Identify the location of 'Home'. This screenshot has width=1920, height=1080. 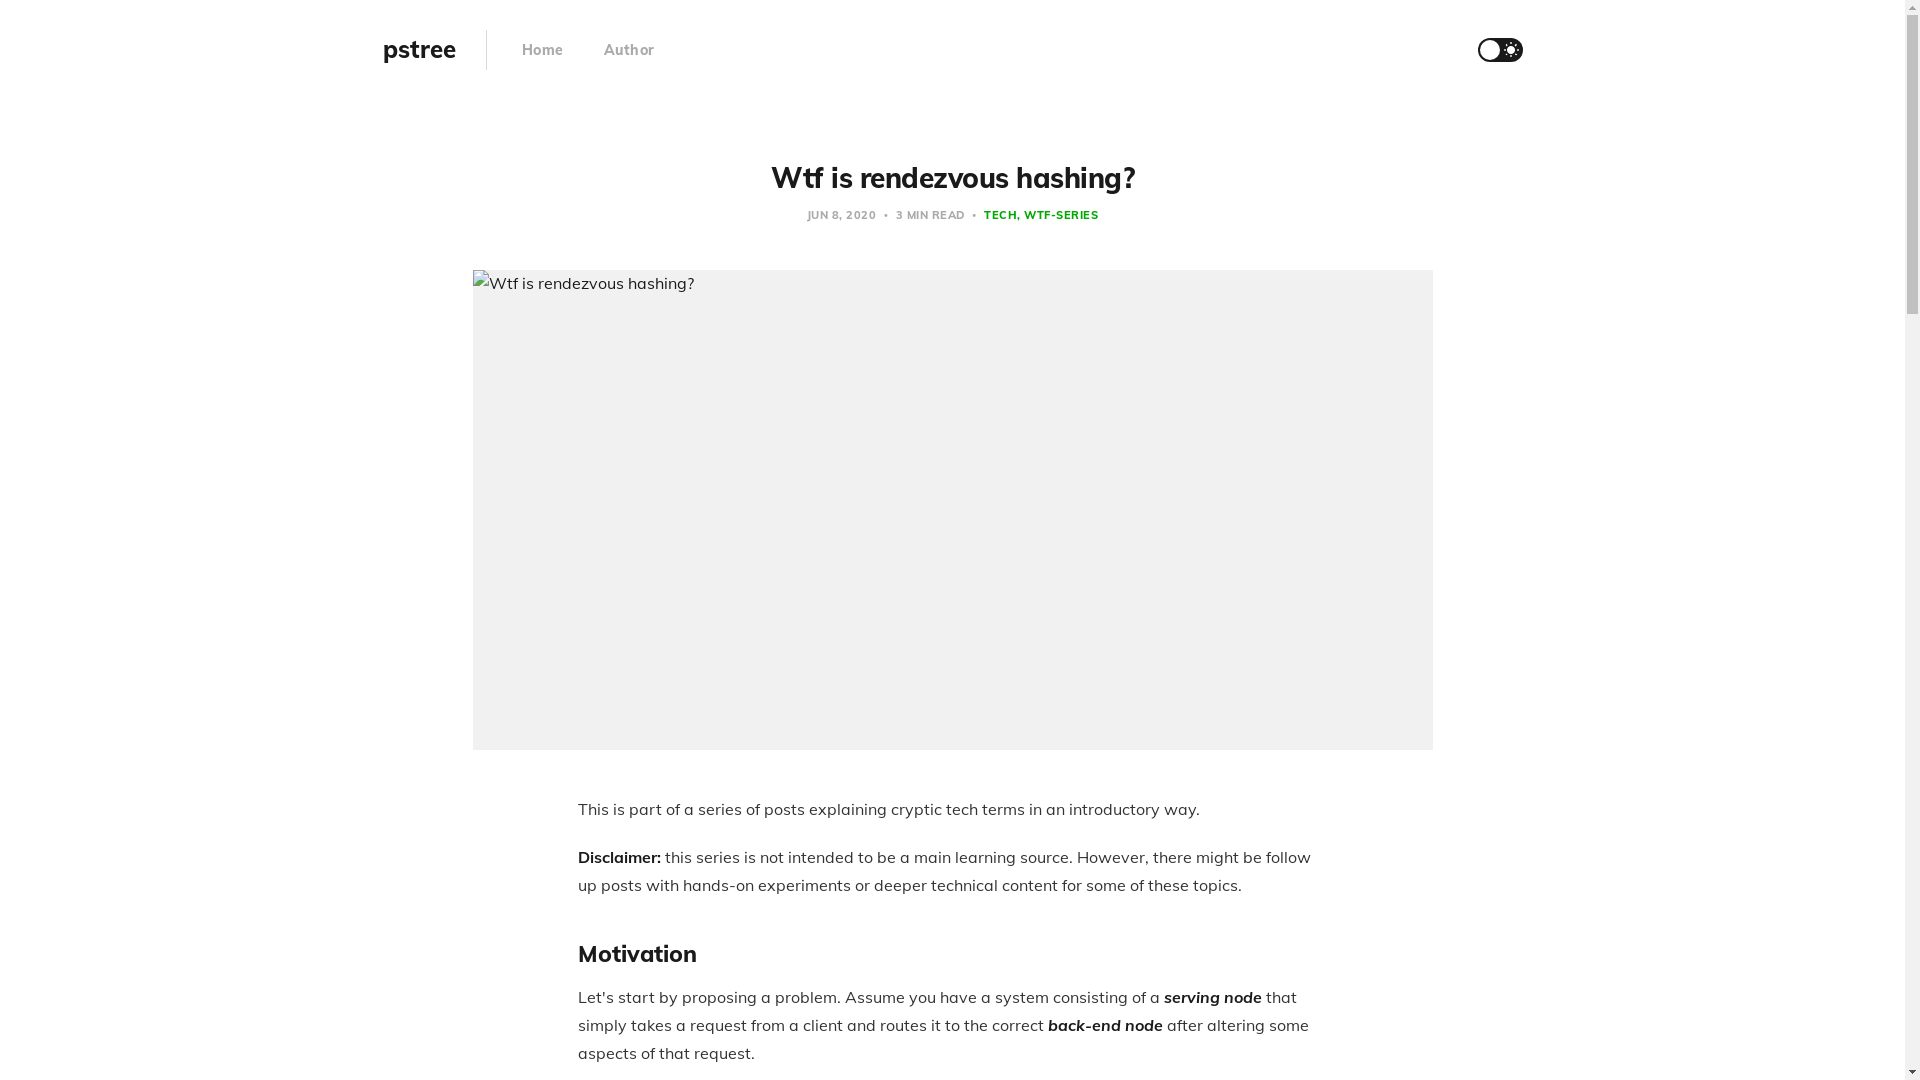
(542, 49).